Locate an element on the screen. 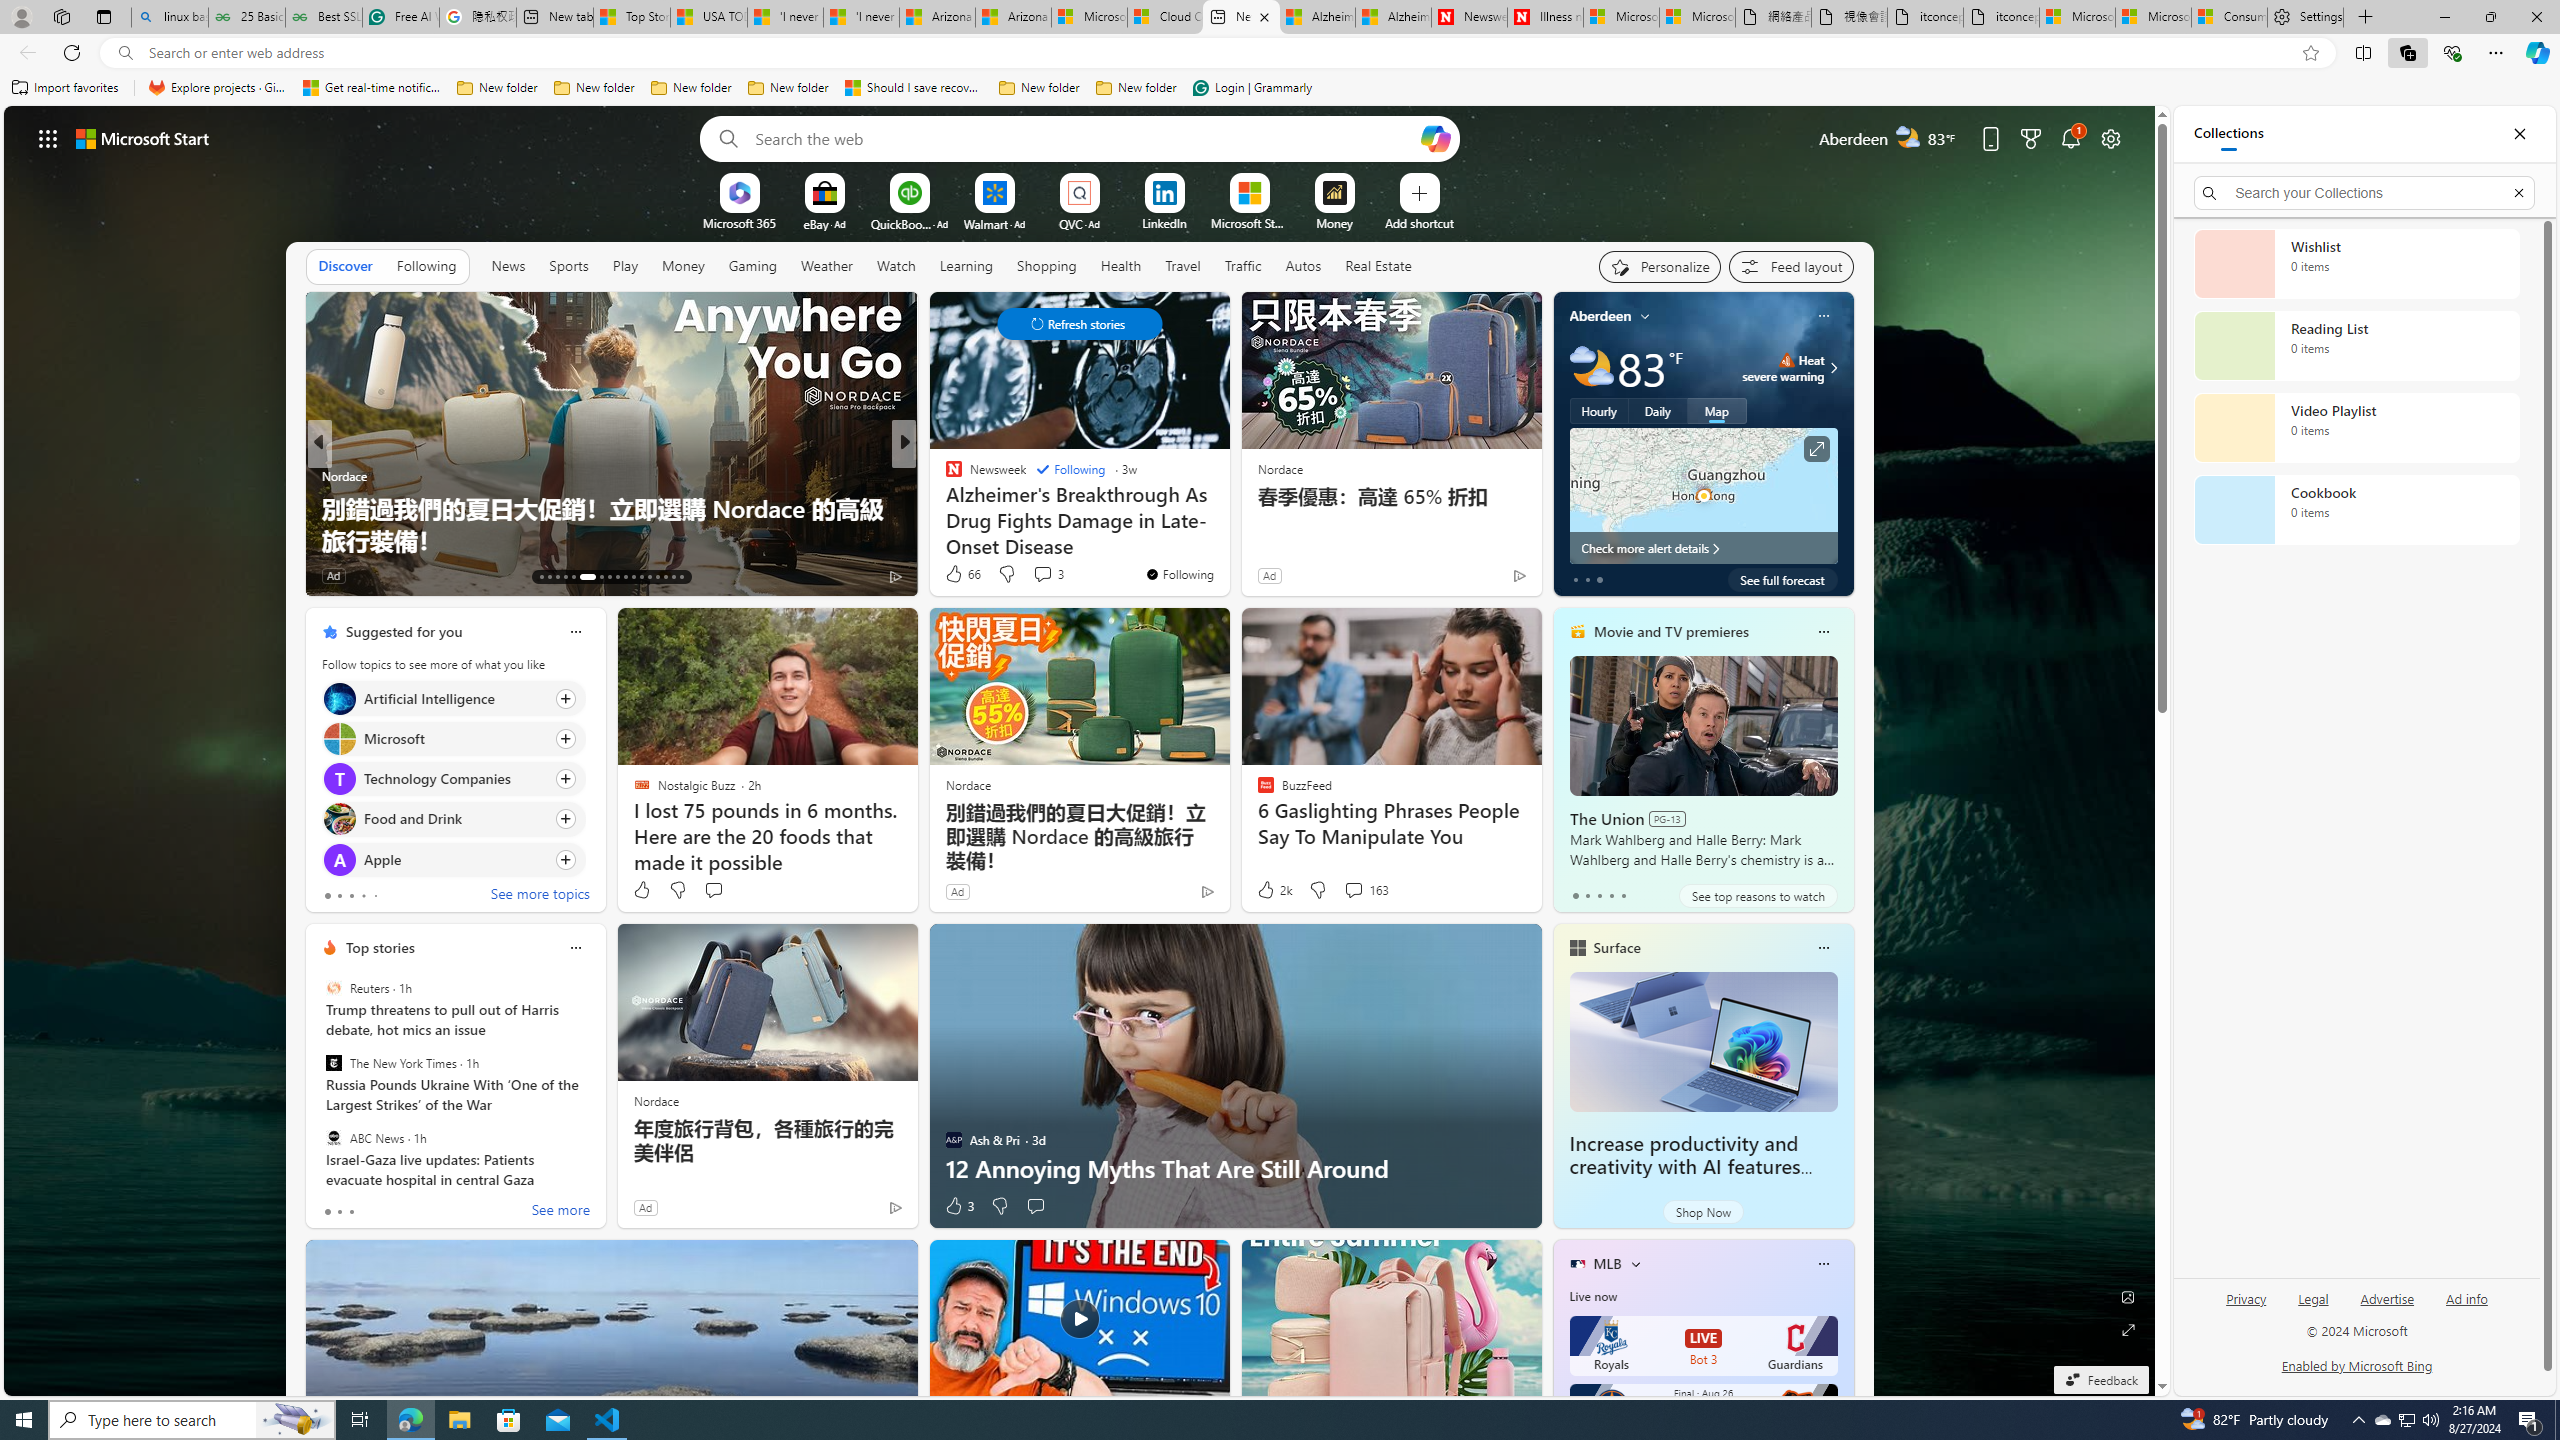 This screenshot has height=1440, width=2560. 'Travel' is located at coordinates (1182, 264).